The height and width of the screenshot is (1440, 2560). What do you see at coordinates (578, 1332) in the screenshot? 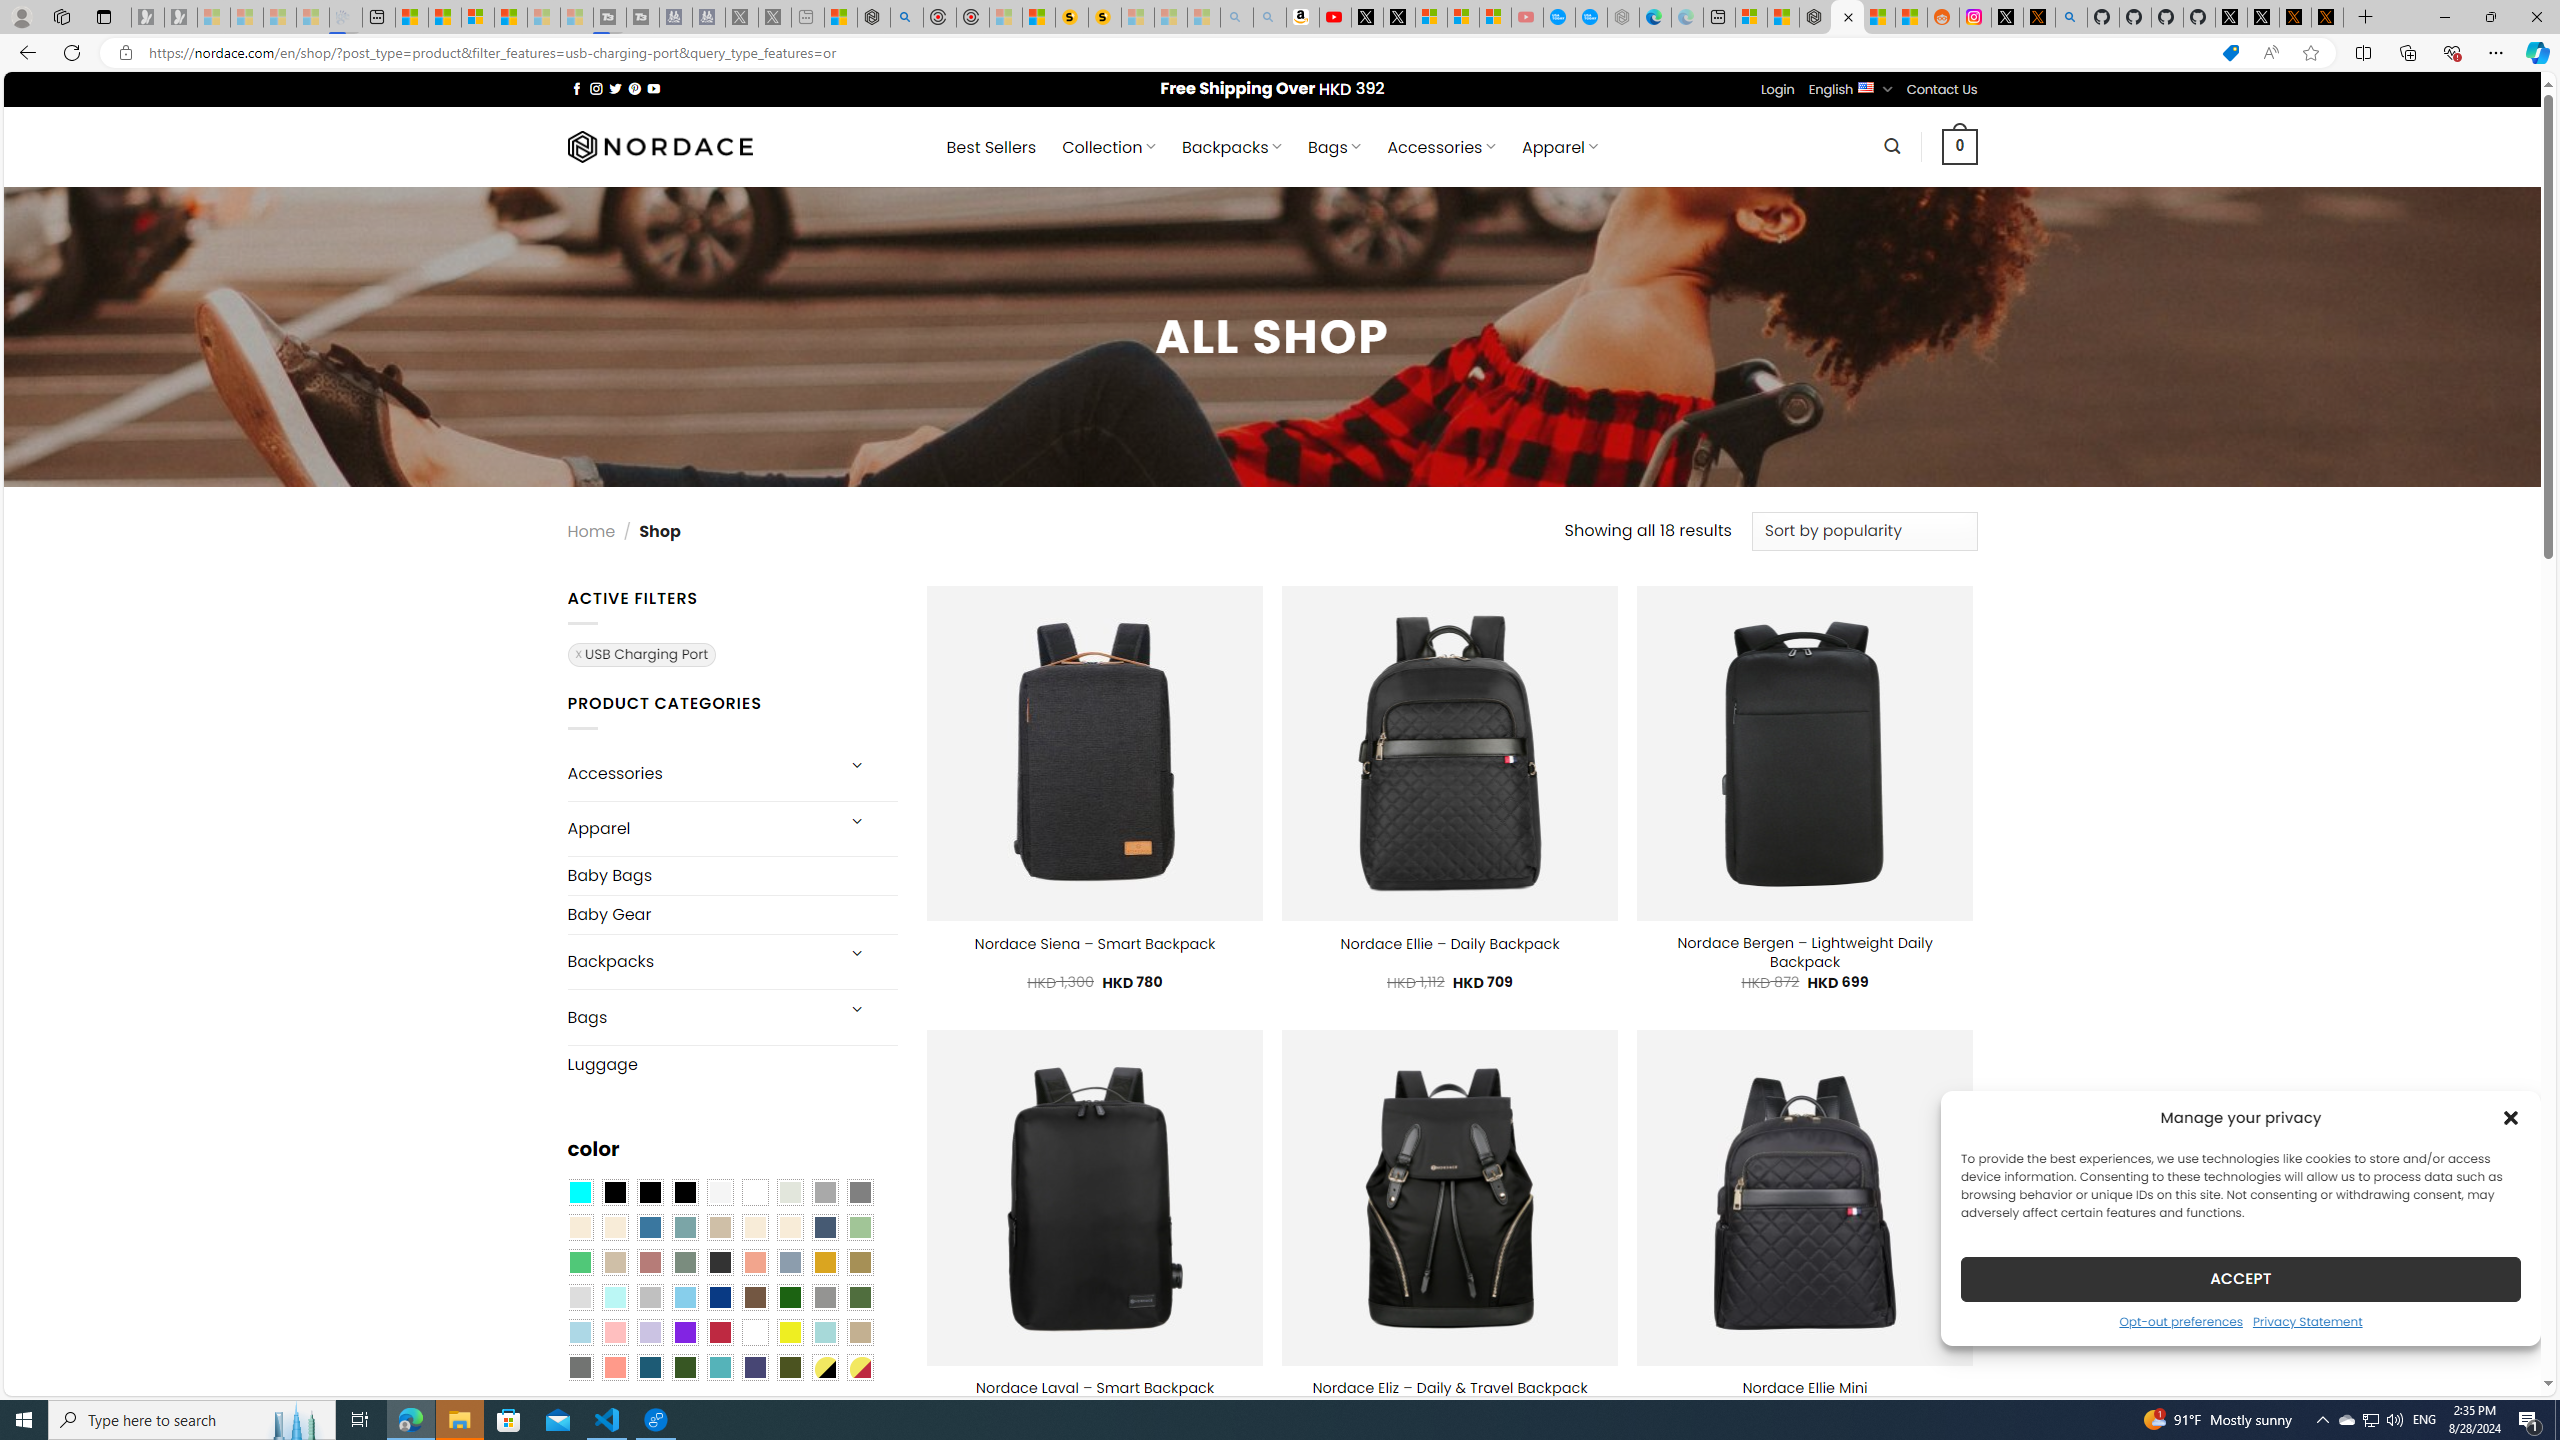
I see `'Light Blue'` at bounding box center [578, 1332].